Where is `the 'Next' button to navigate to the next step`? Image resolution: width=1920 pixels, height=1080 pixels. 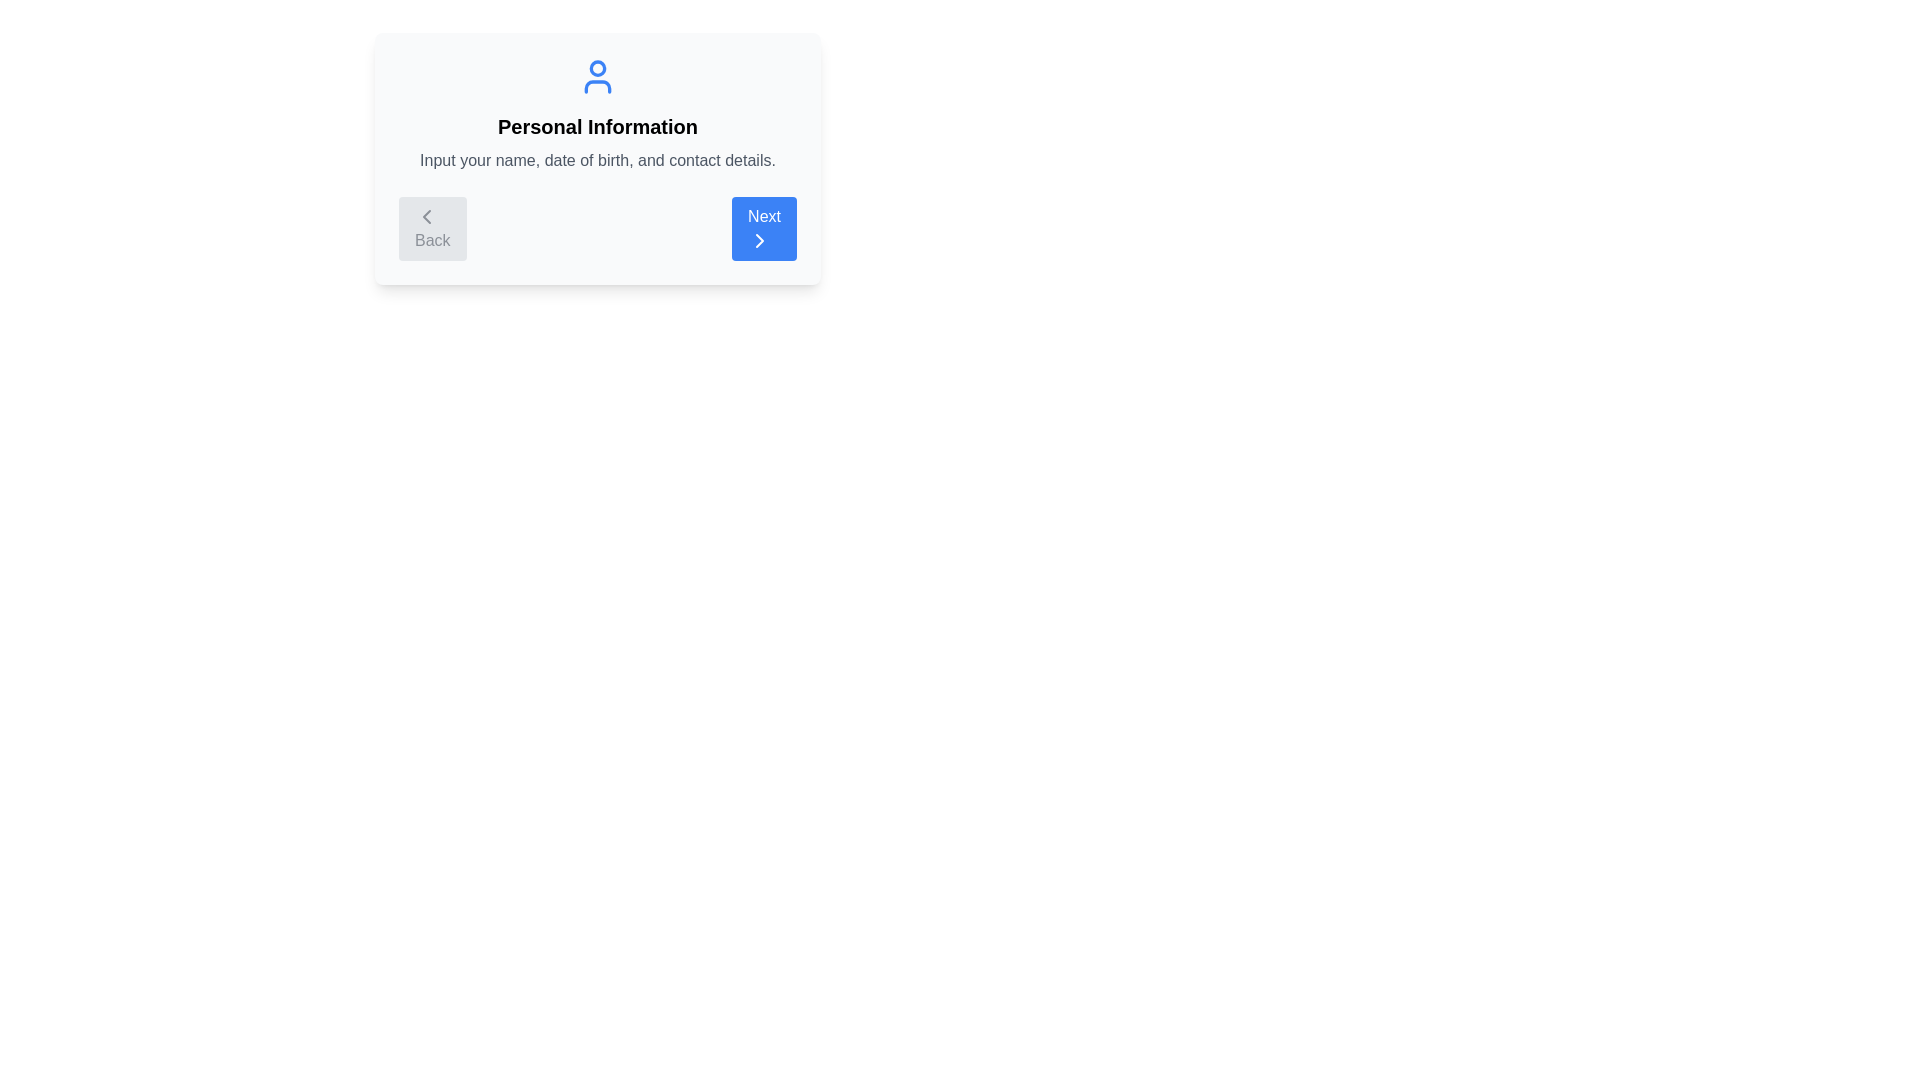 the 'Next' button to navigate to the next step is located at coordinates (762, 227).